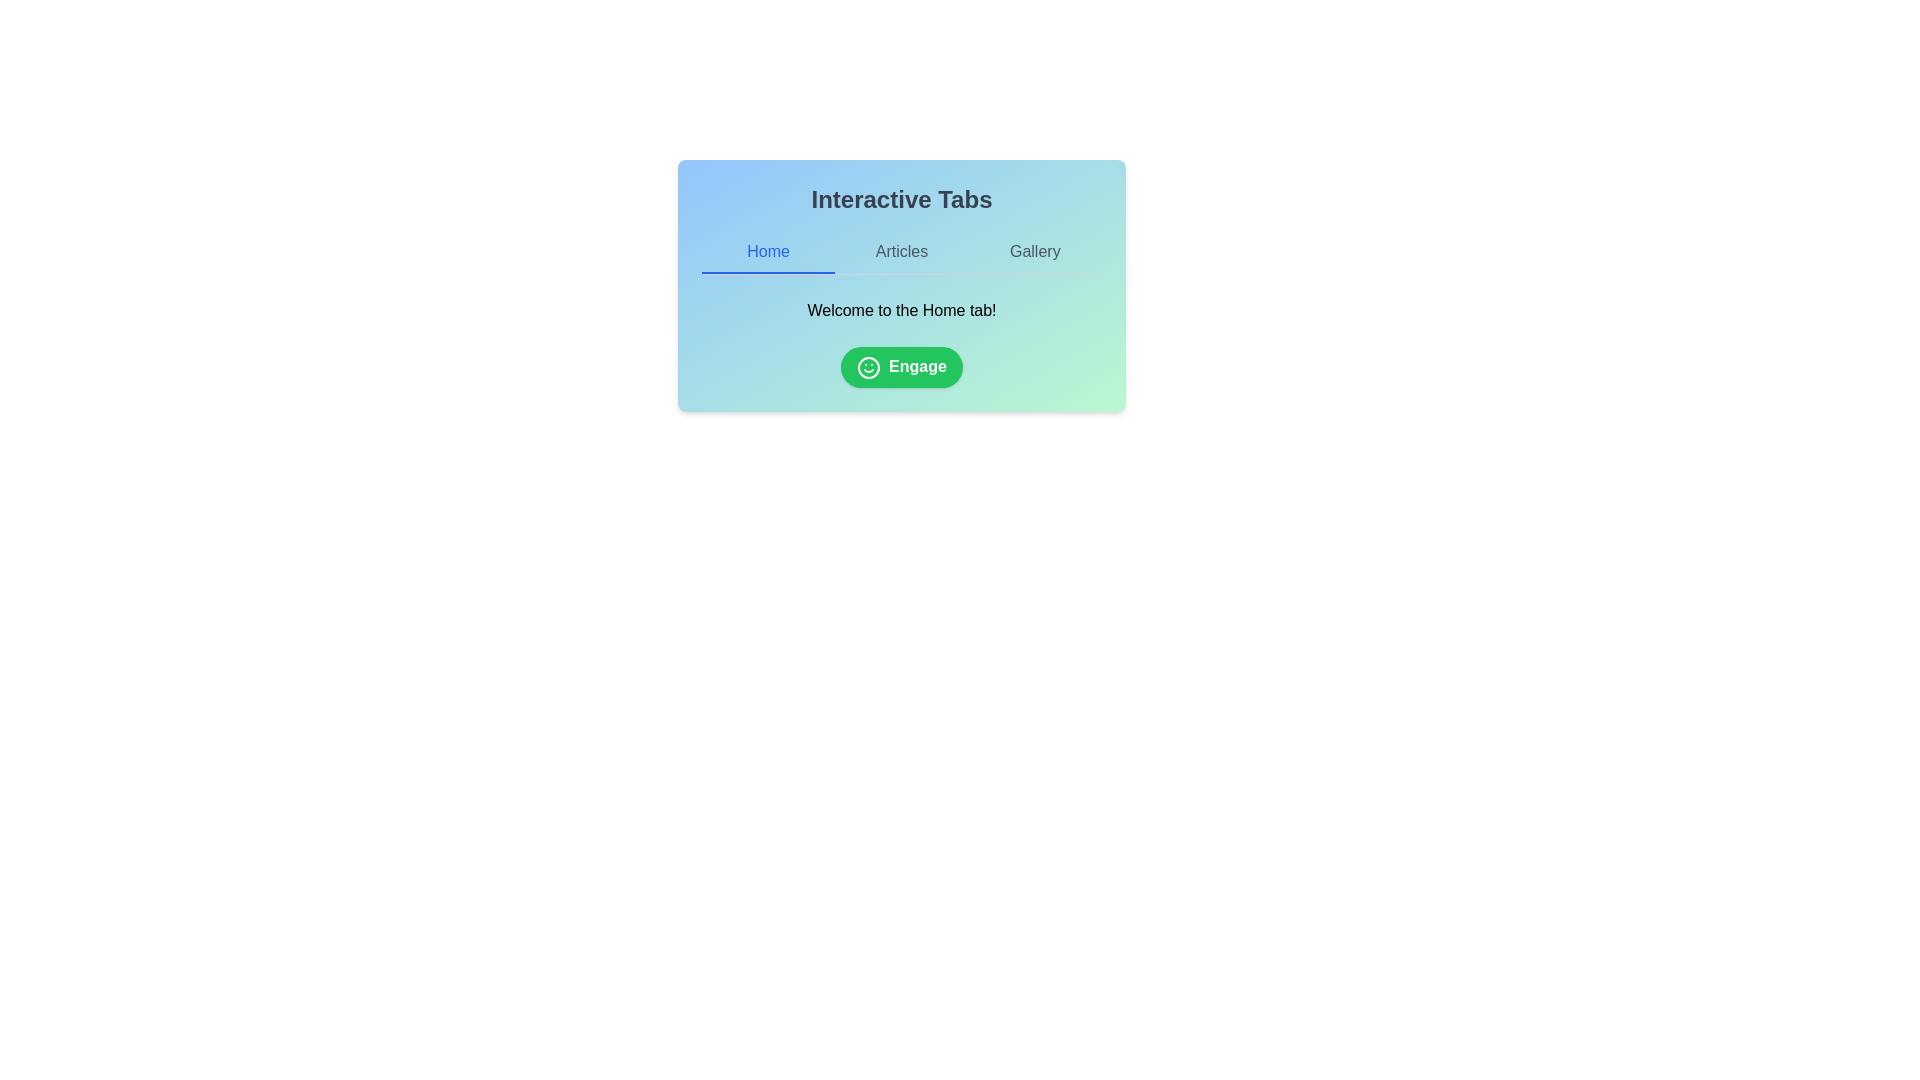 This screenshot has height=1080, width=1920. Describe the element at coordinates (901, 200) in the screenshot. I see `the static text label/header at the top of the card, which introduces the content or functionality provided within the card` at that location.